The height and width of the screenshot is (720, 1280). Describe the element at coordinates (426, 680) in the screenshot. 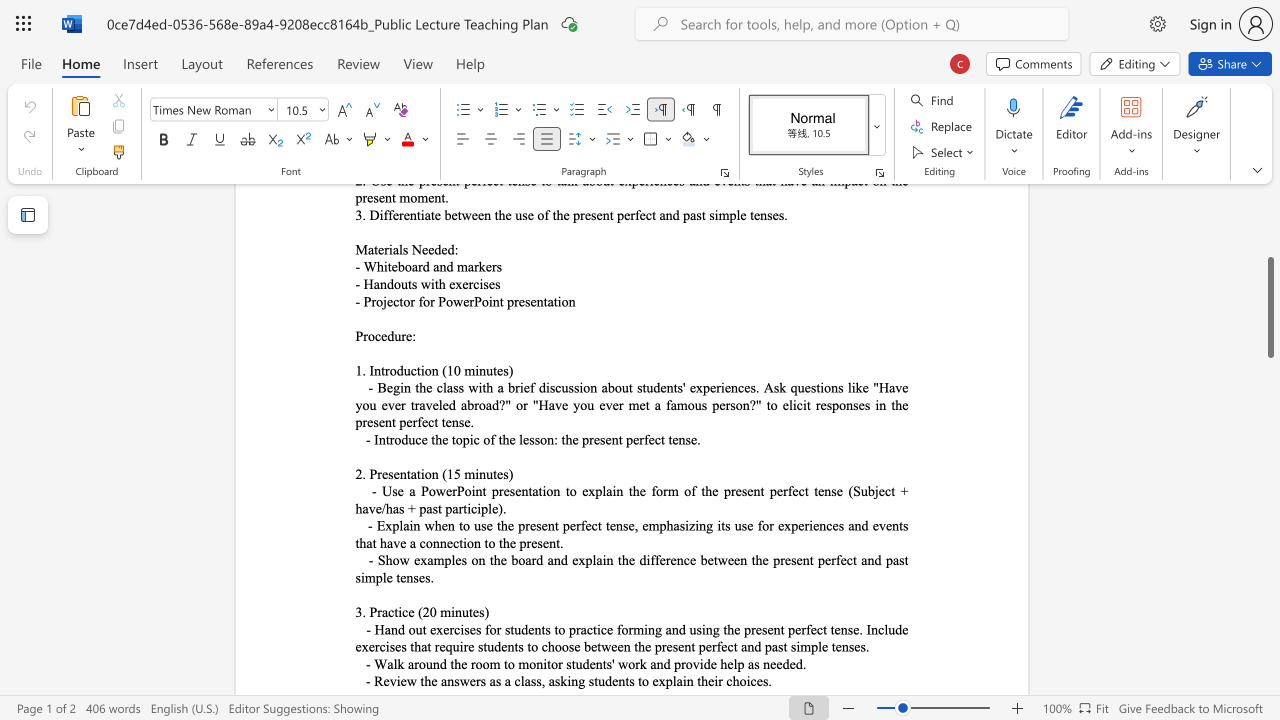

I see `the 1th character "h" in the text` at that location.